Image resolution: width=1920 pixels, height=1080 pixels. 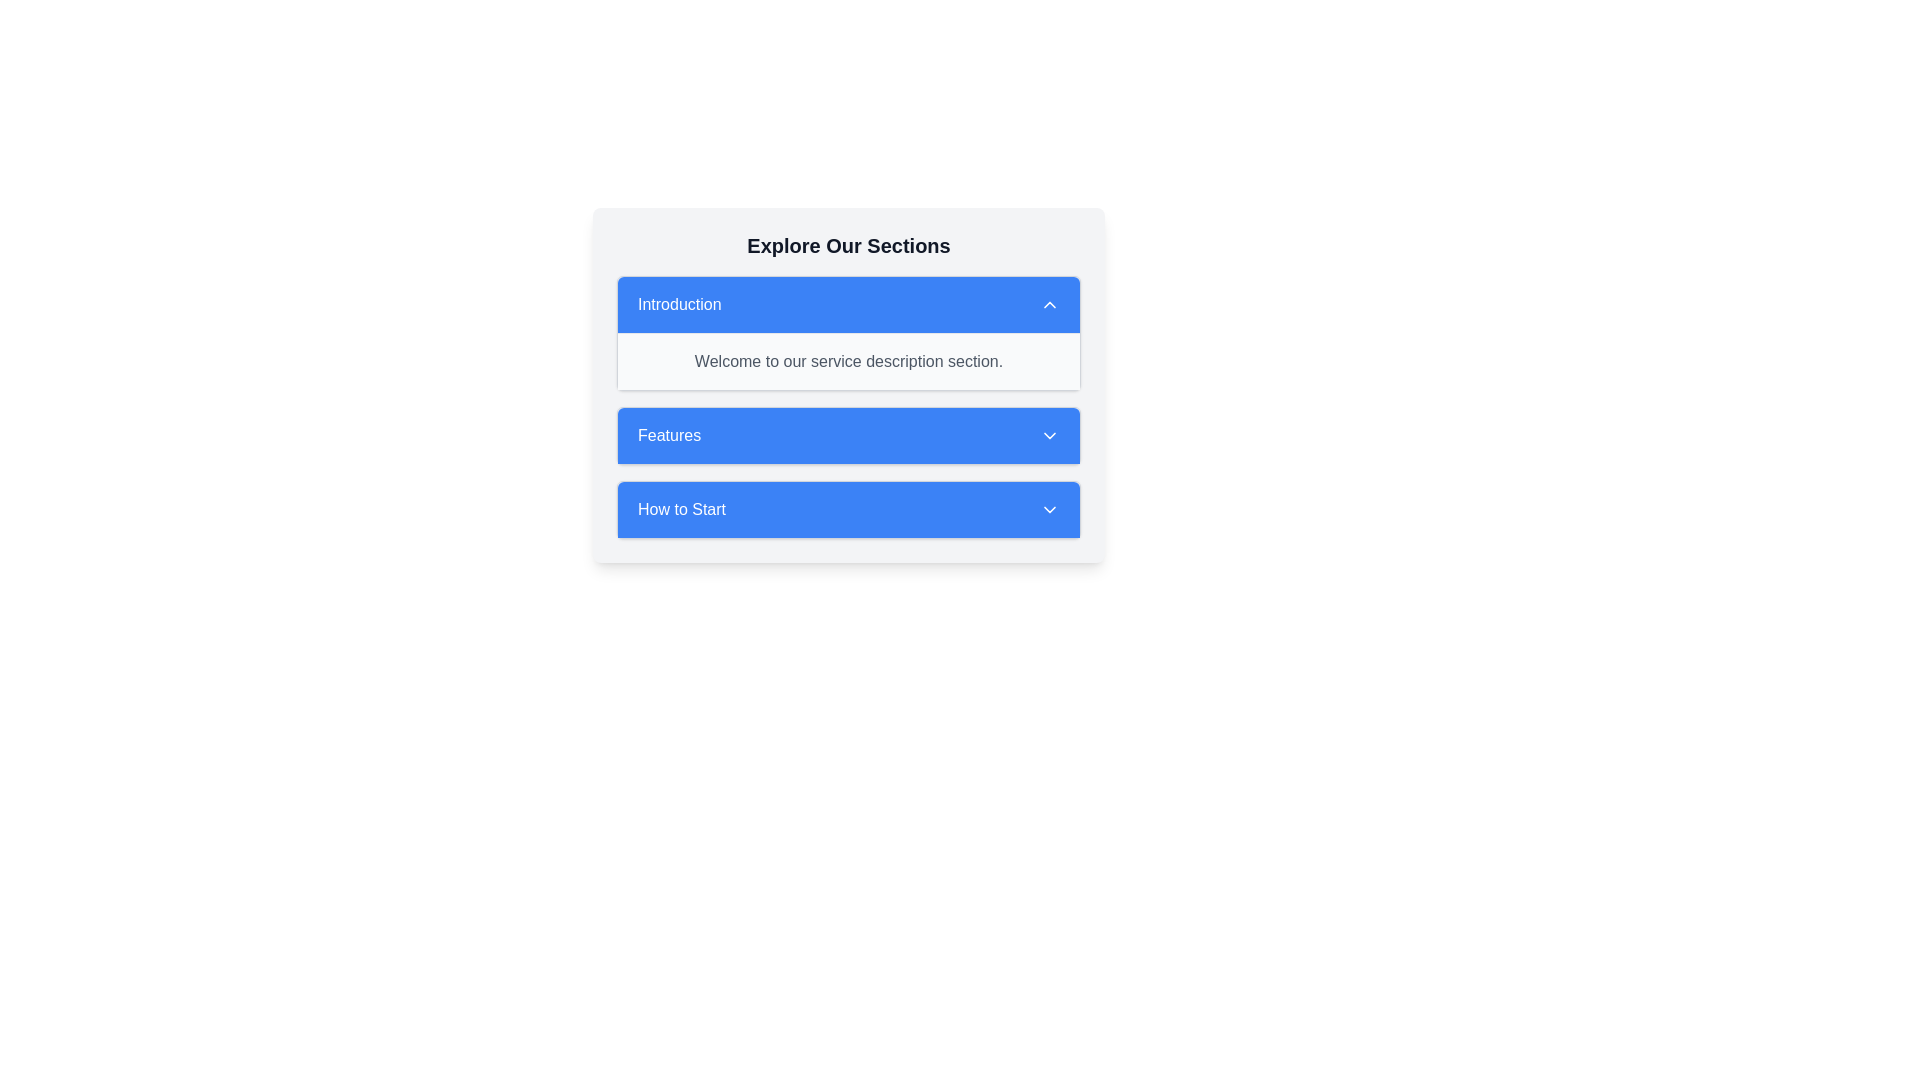 What do you see at coordinates (679, 304) in the screenshot?
I see `text from the Static Text Label that serves as the title for the 'Introduction' collapsible section, located in the blue header bar at the top of the section` at bounding box center [679, 304].